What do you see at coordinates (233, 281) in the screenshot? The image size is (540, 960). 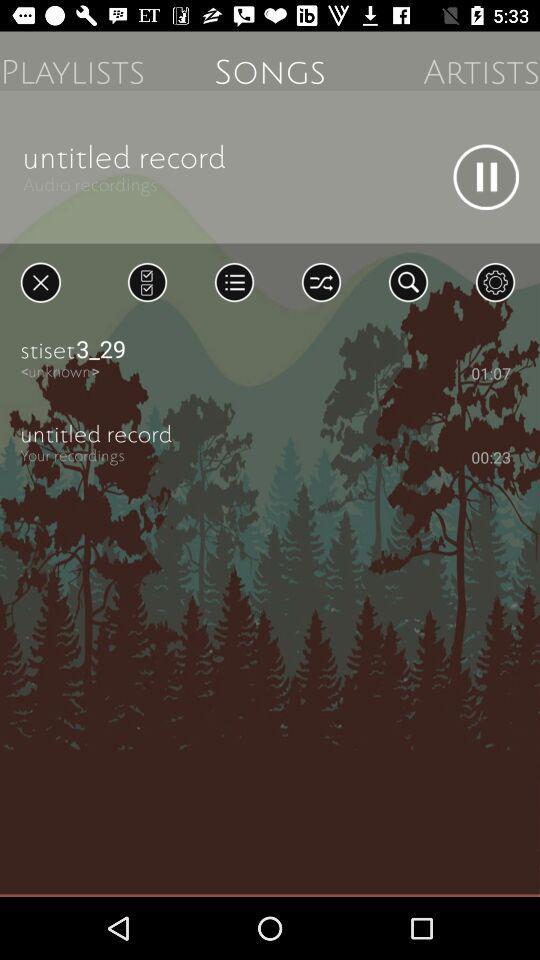 I see `menu icon` at bounding box center [233, 281].